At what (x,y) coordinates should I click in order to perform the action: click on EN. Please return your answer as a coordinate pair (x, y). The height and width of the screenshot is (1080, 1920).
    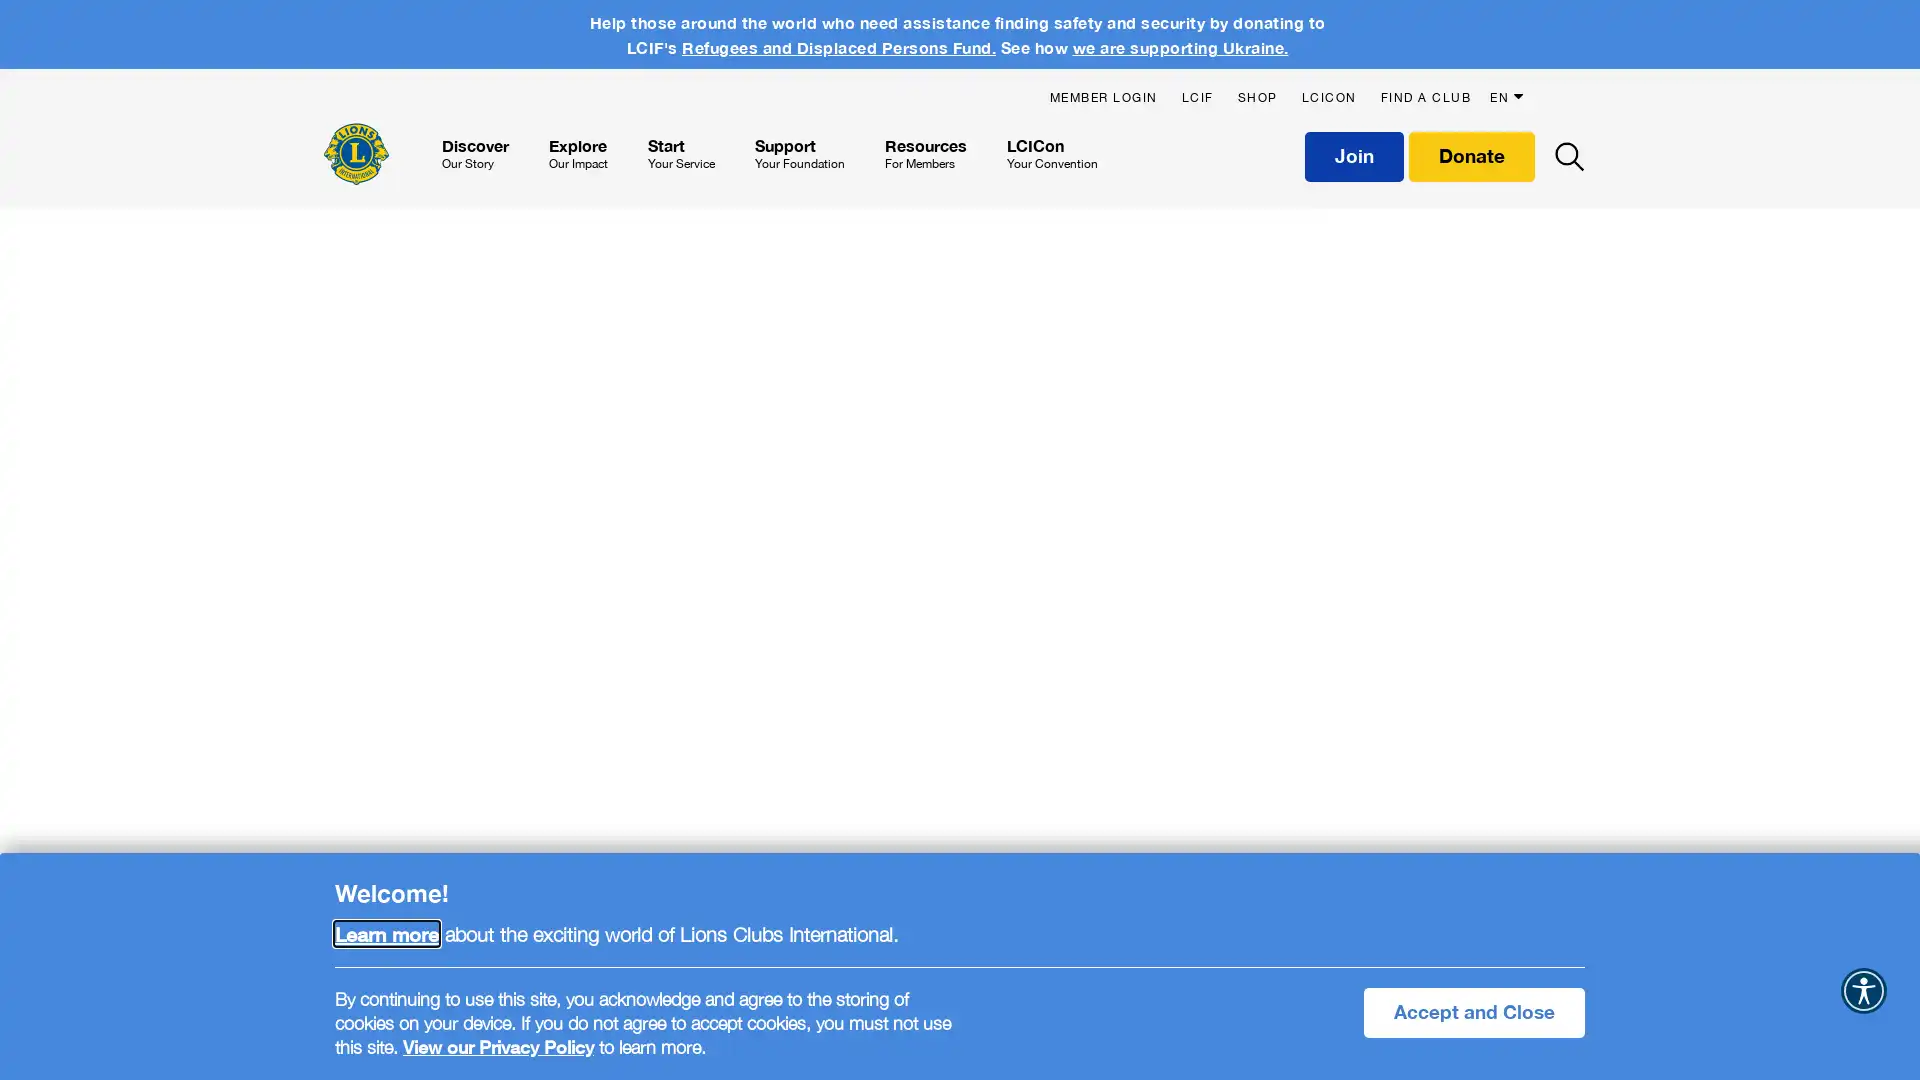
    Looking at the image, I should click on (1510, 86).